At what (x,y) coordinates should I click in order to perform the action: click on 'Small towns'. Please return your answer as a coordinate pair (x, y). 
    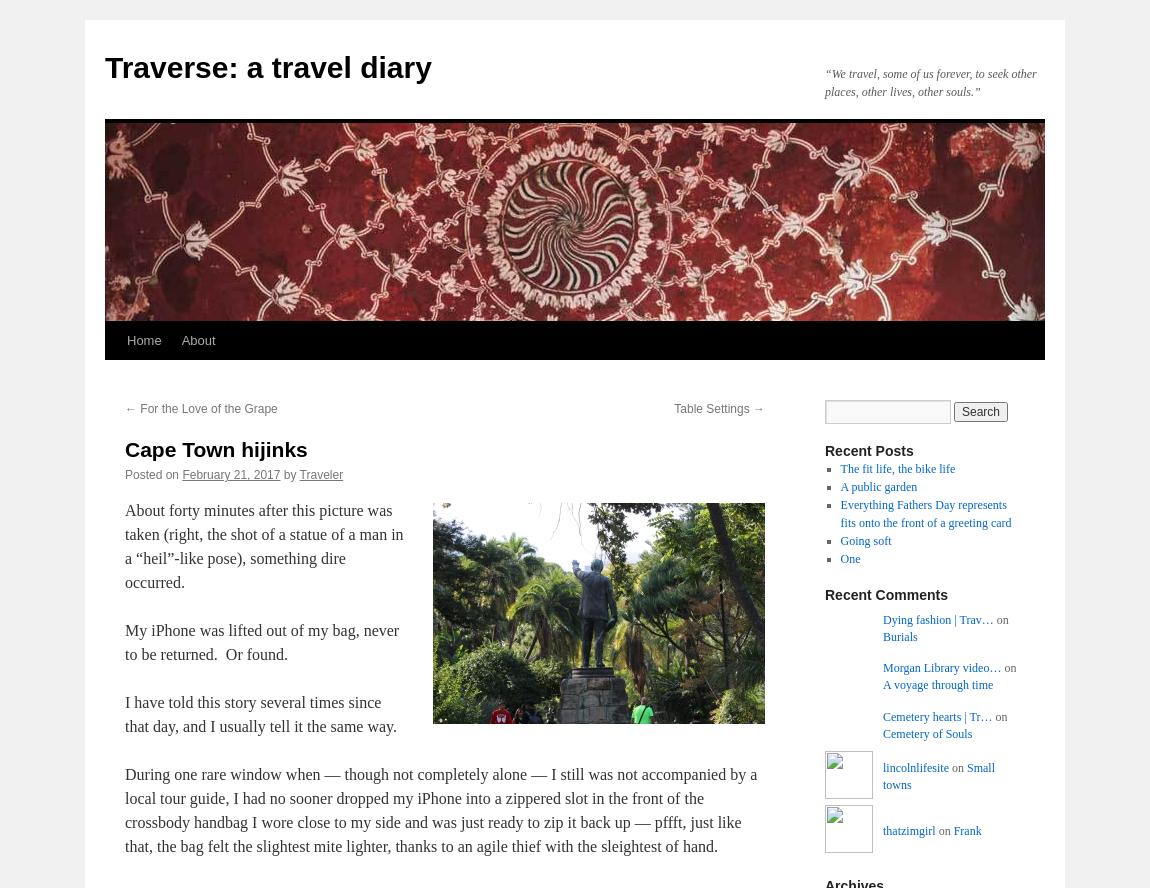
    Looking at the image, I should click on (938, 775).